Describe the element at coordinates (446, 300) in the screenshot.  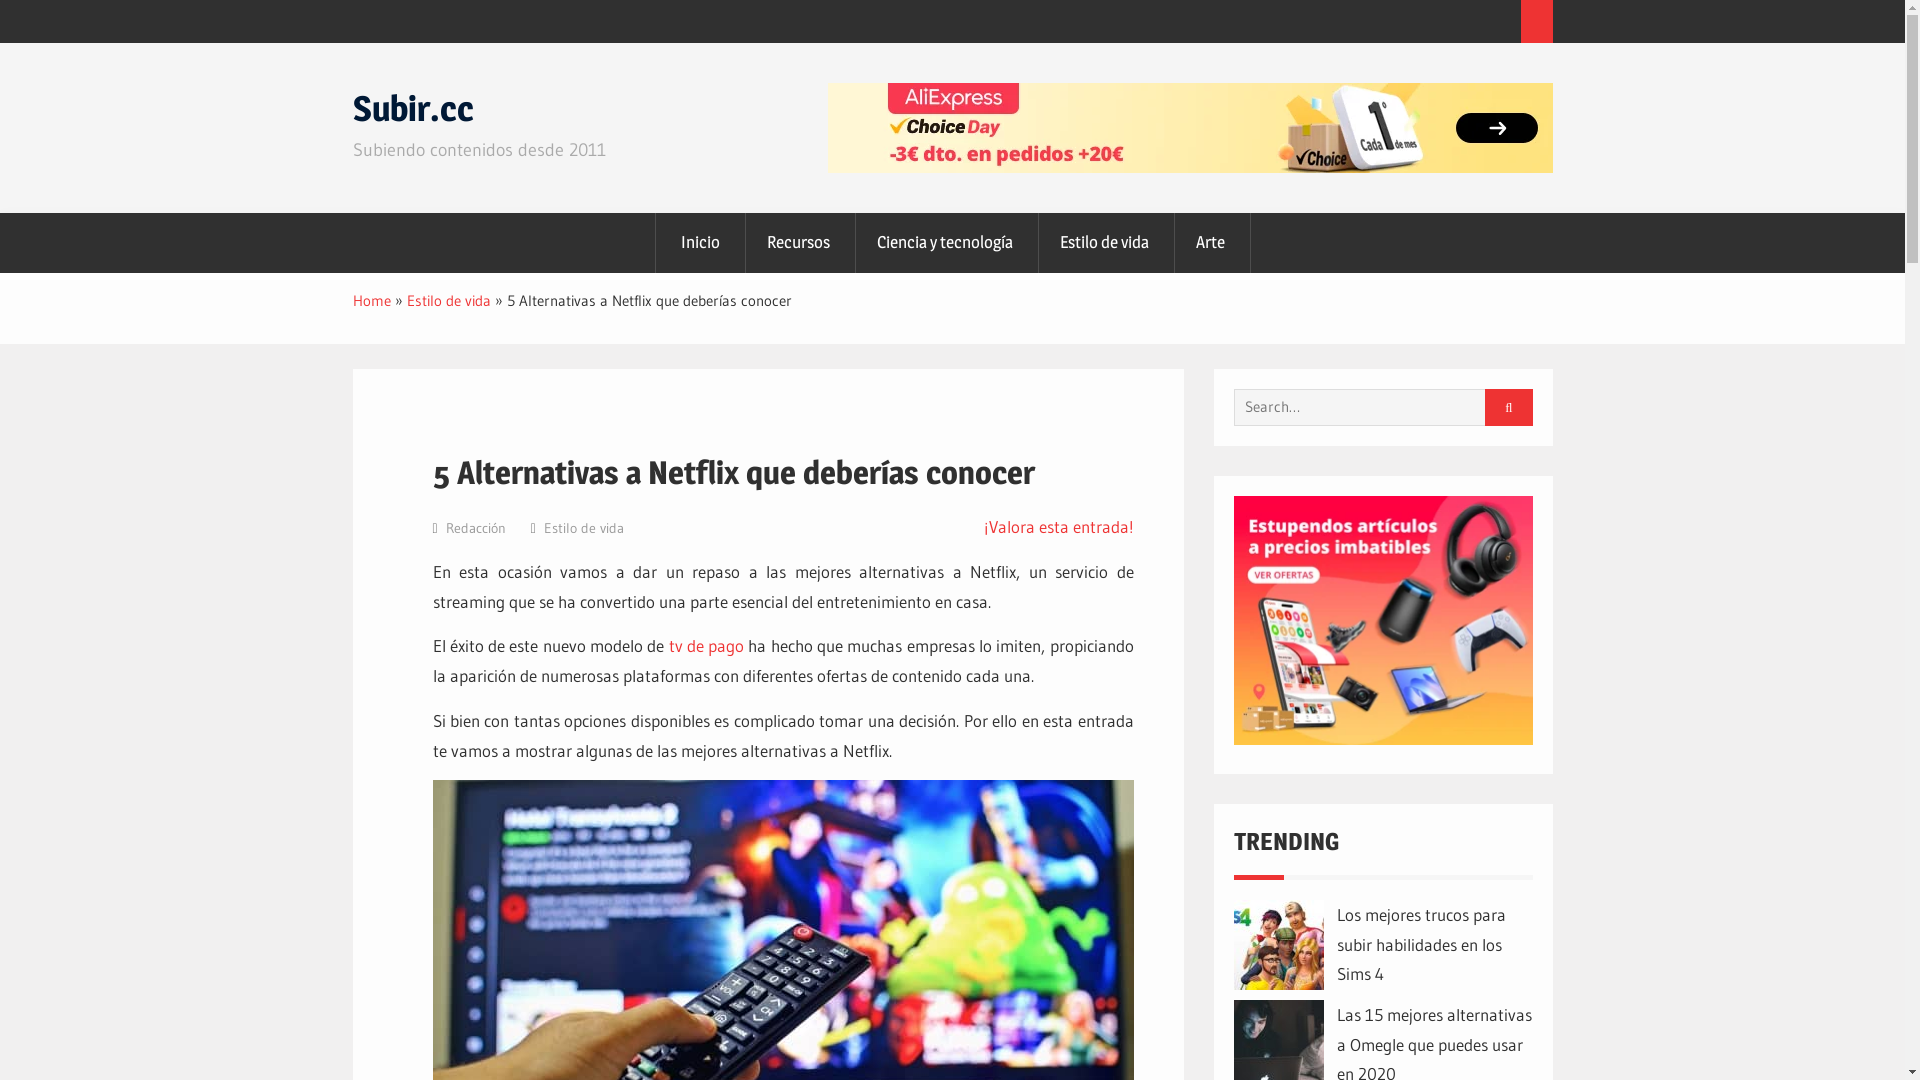
I see `'Estilo de vida'` at that location.